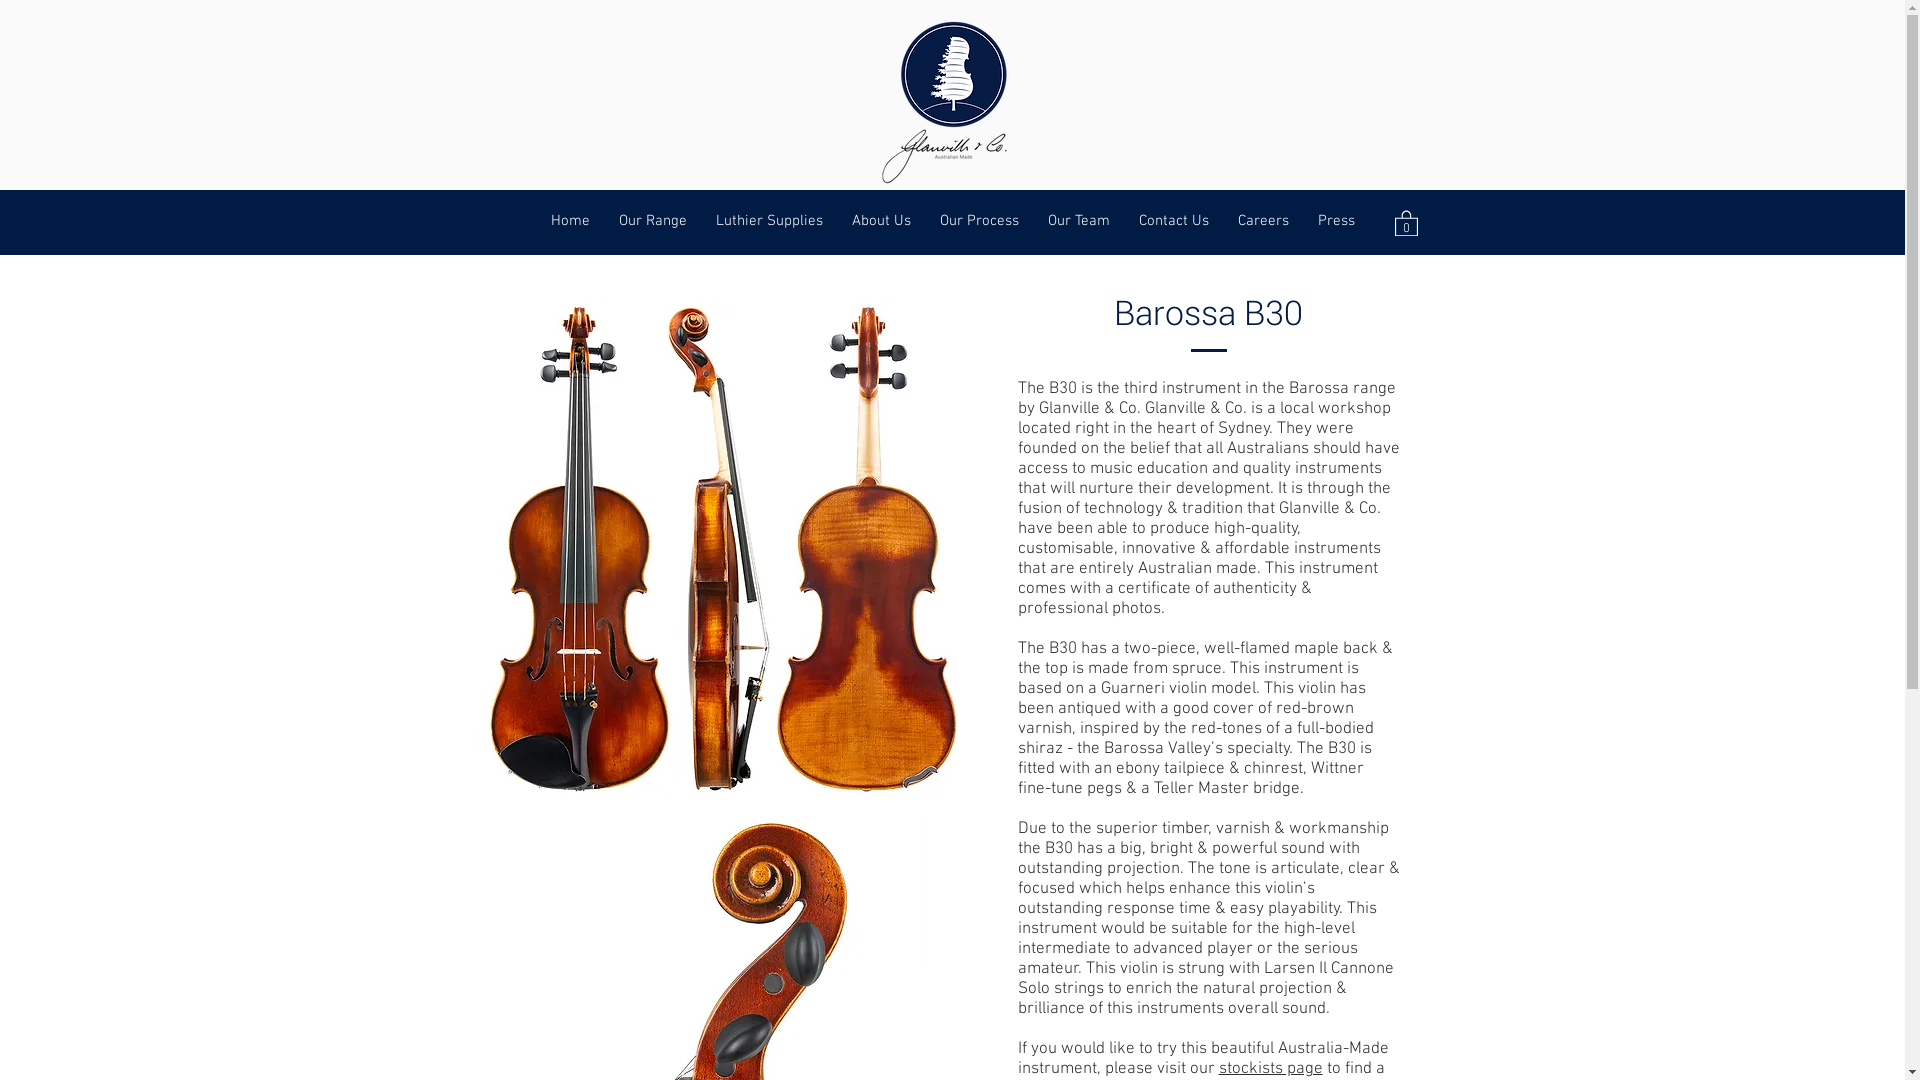 The image size is (1920, 1080). What do you see at coordinates (979, 220) in the screenshot?
I see `'Our Process'` at bounding box center [979, 220].